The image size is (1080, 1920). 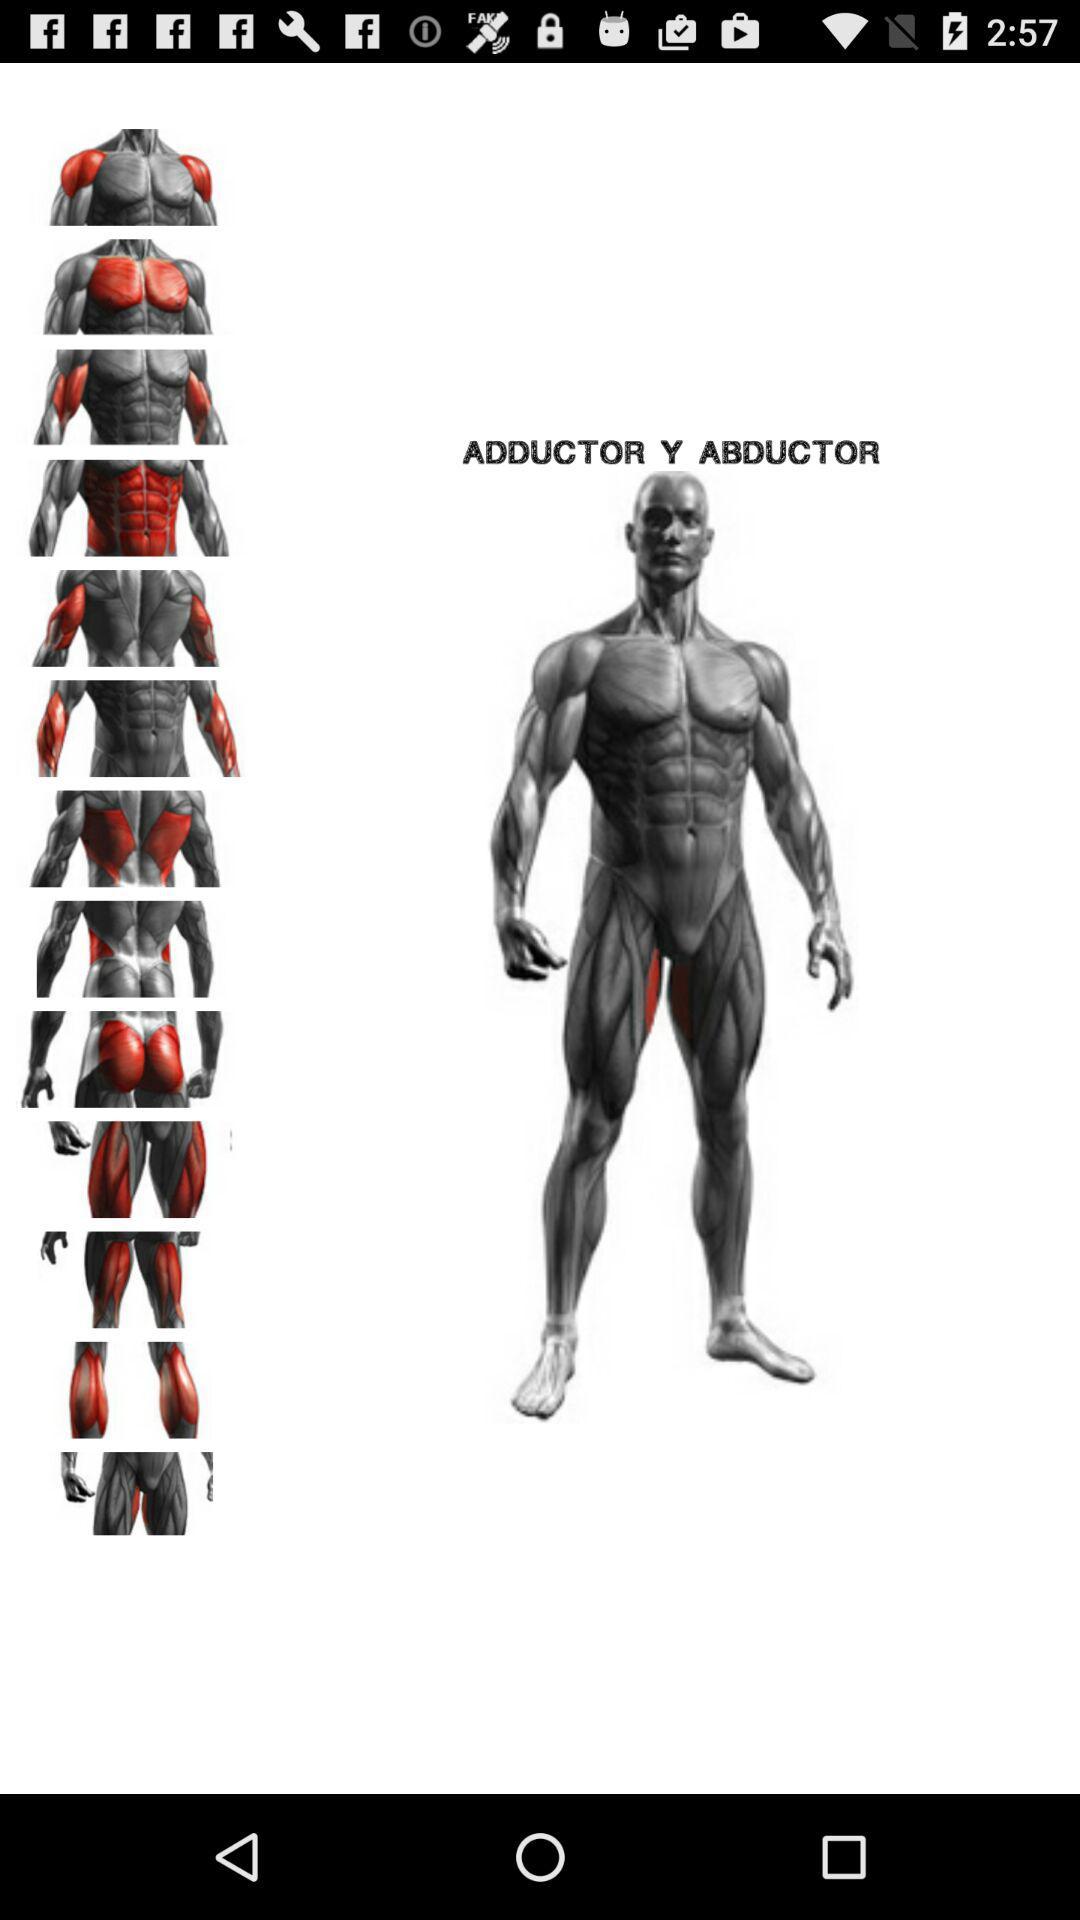 I want to click on legs selection, so click(x=131, y=1382).